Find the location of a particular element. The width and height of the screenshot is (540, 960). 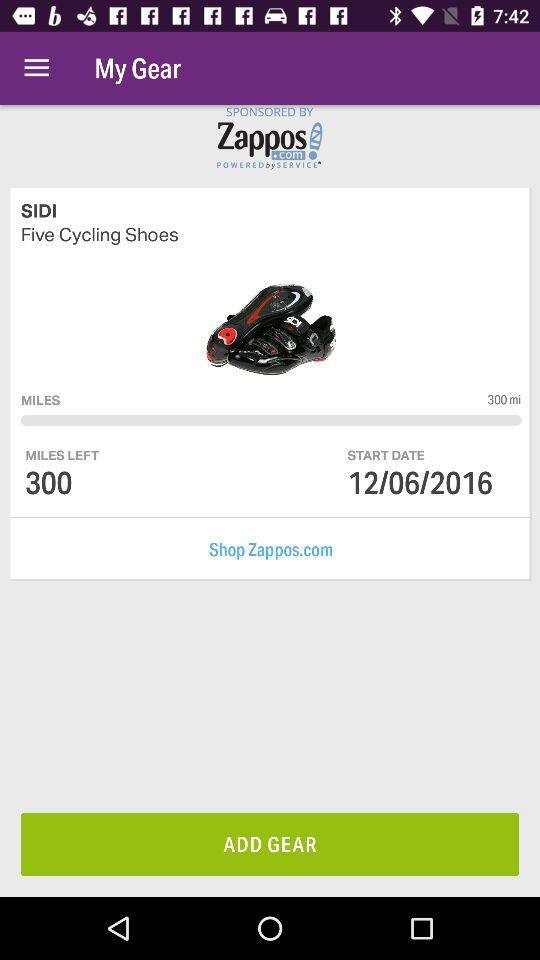

the five cycling shoes icon is located at coordinates (270, 233).